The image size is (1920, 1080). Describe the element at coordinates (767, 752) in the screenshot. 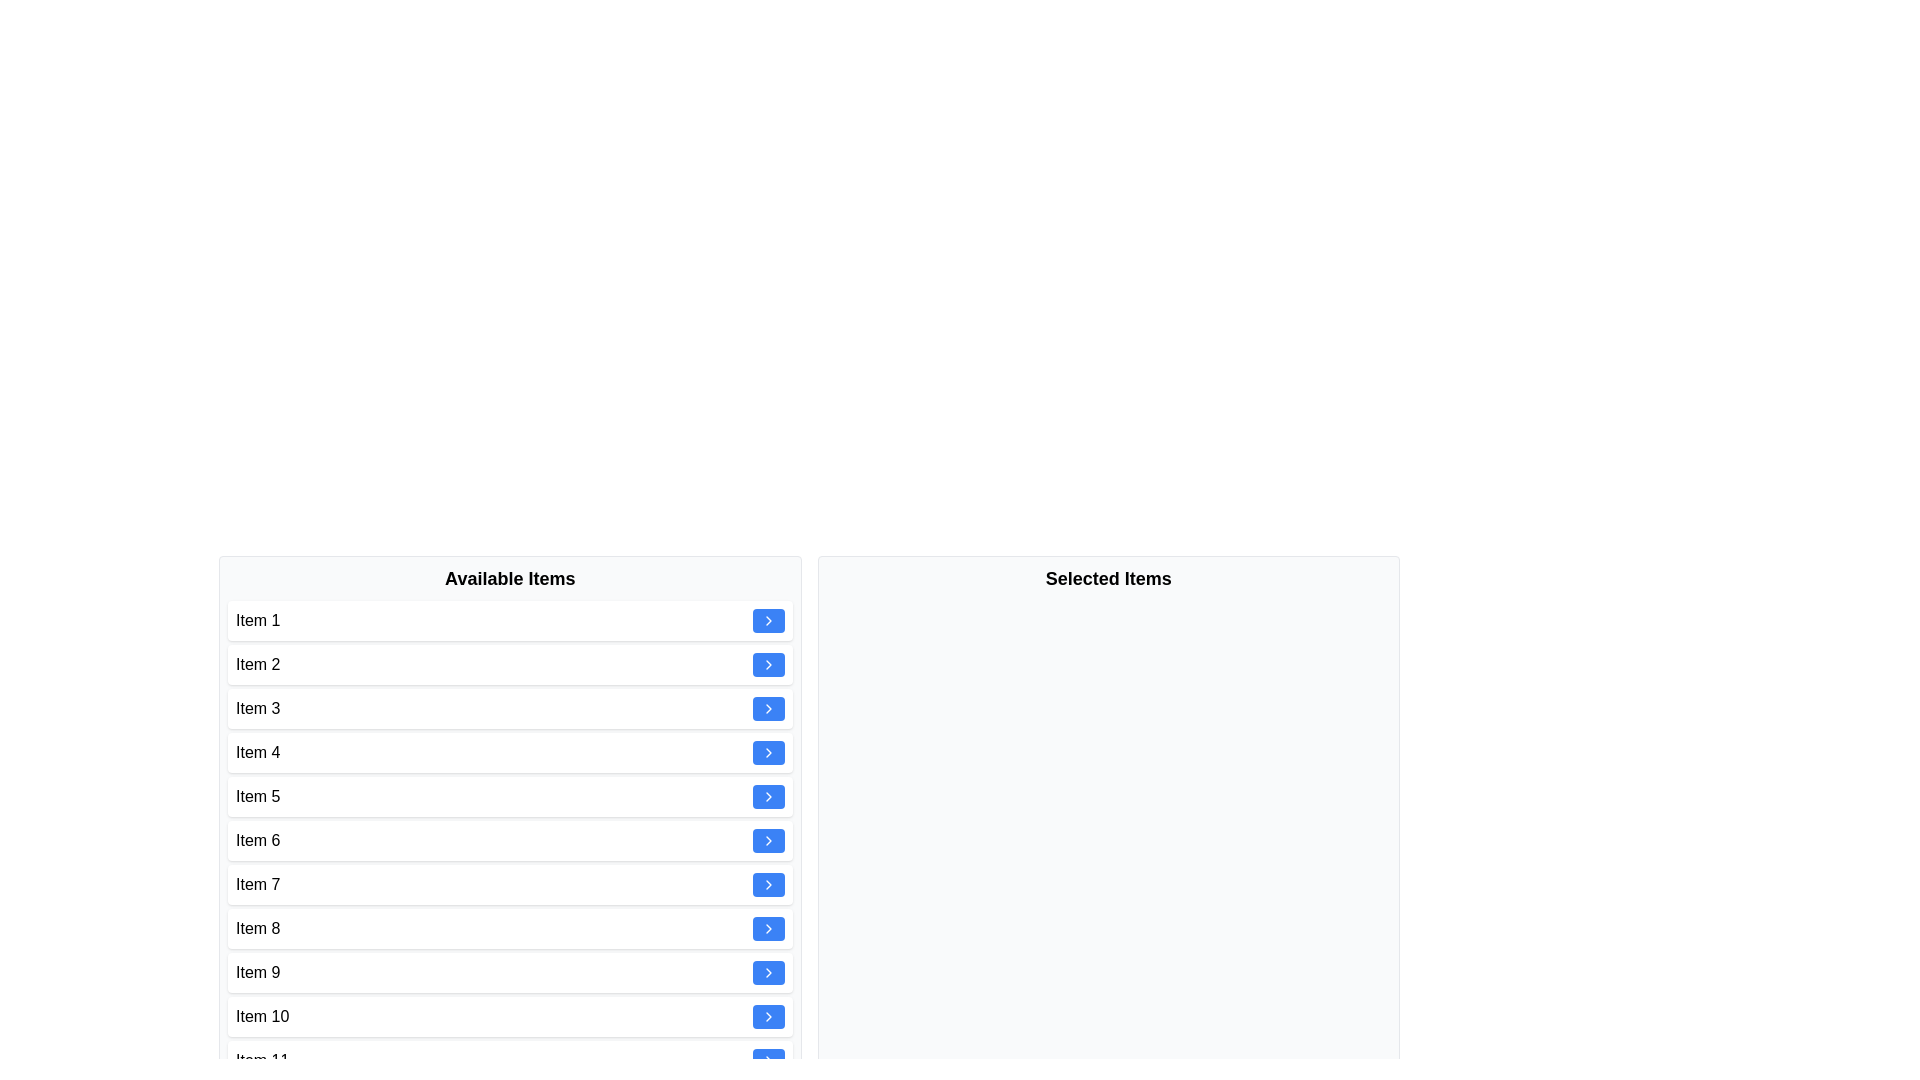

I see `the rounded blue button with a white chevron icon located in the middle right side of the 'Available Items' section, aligned with 'Item 4'` at that location.